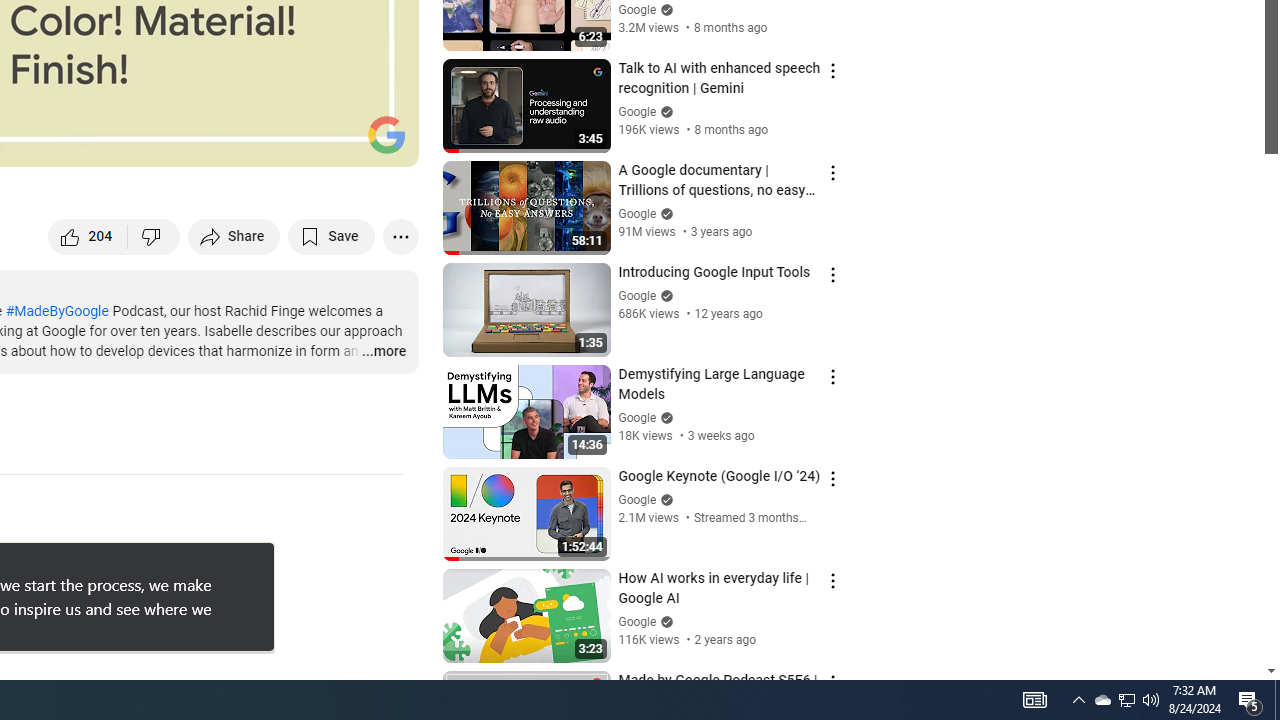 The height and width of the screenshot is (720, 1280). What do you see at coordinates (382, 141) in the screenshot?
I see `'Full screen (f)'` at bounding box center [382, 141].